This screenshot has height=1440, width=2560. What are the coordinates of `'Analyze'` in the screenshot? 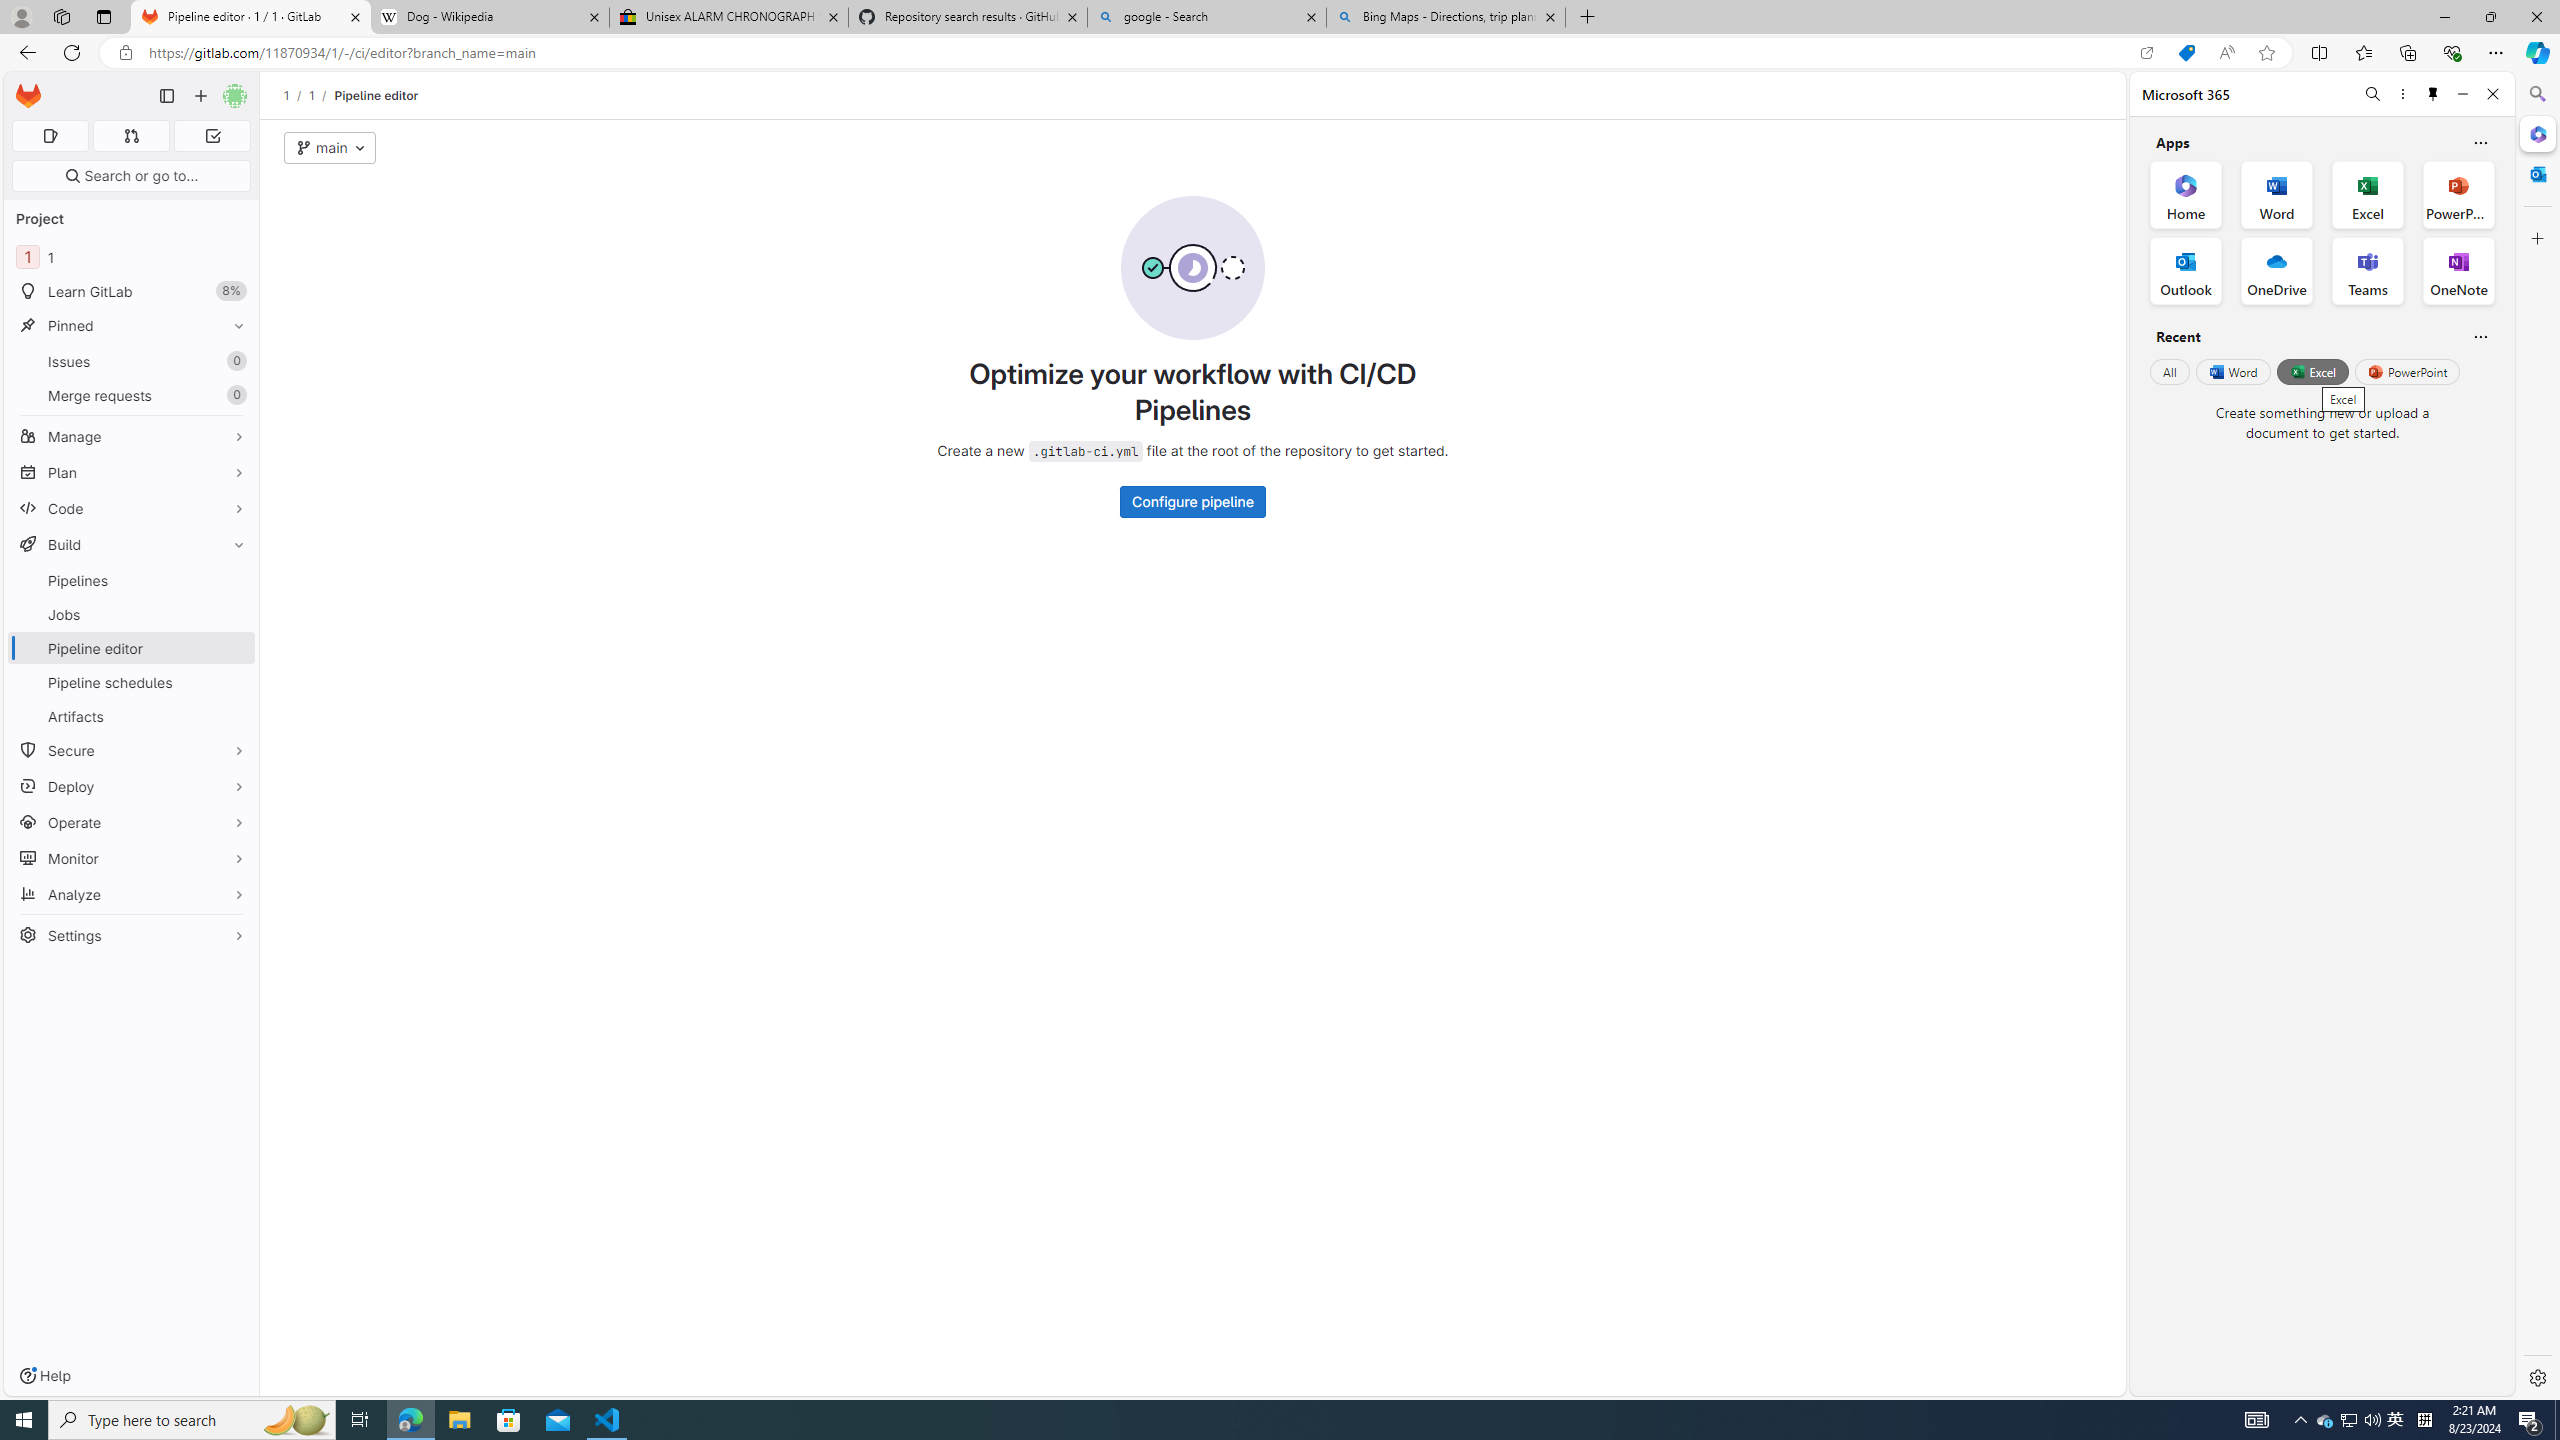 It's located at (130, 893).